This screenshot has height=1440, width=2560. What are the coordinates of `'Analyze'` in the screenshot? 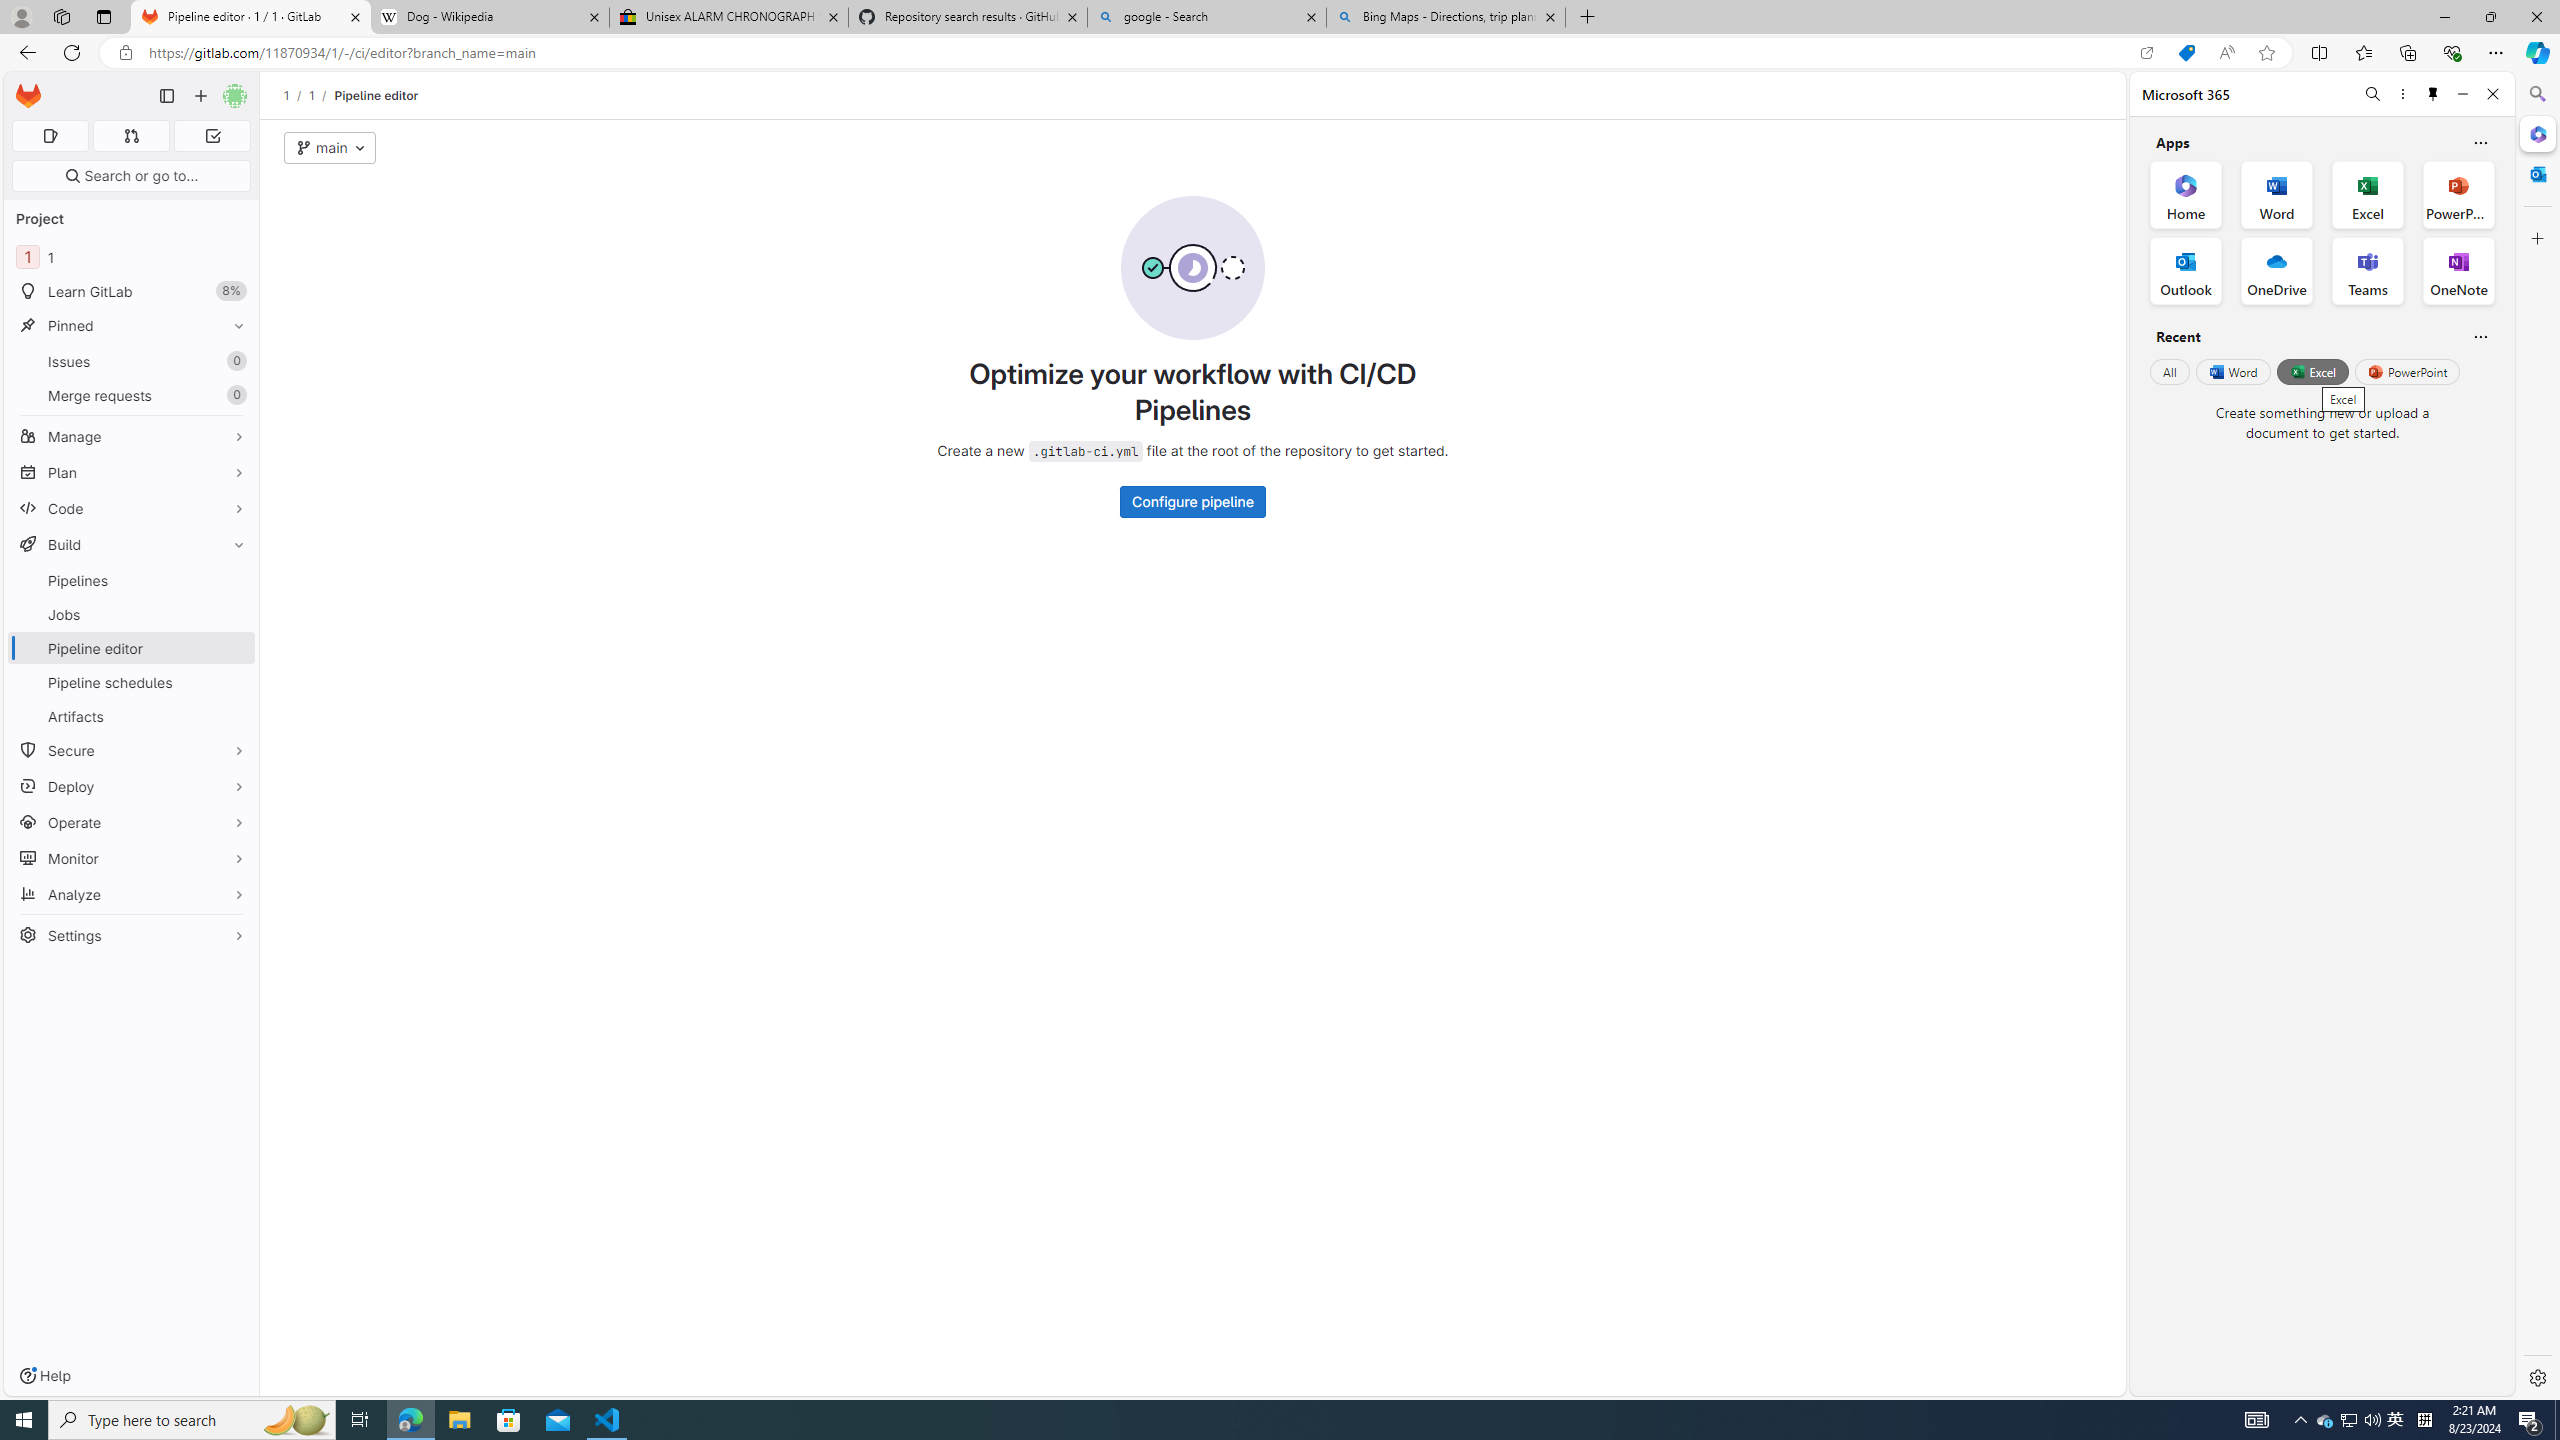 It's located at (130, 893).